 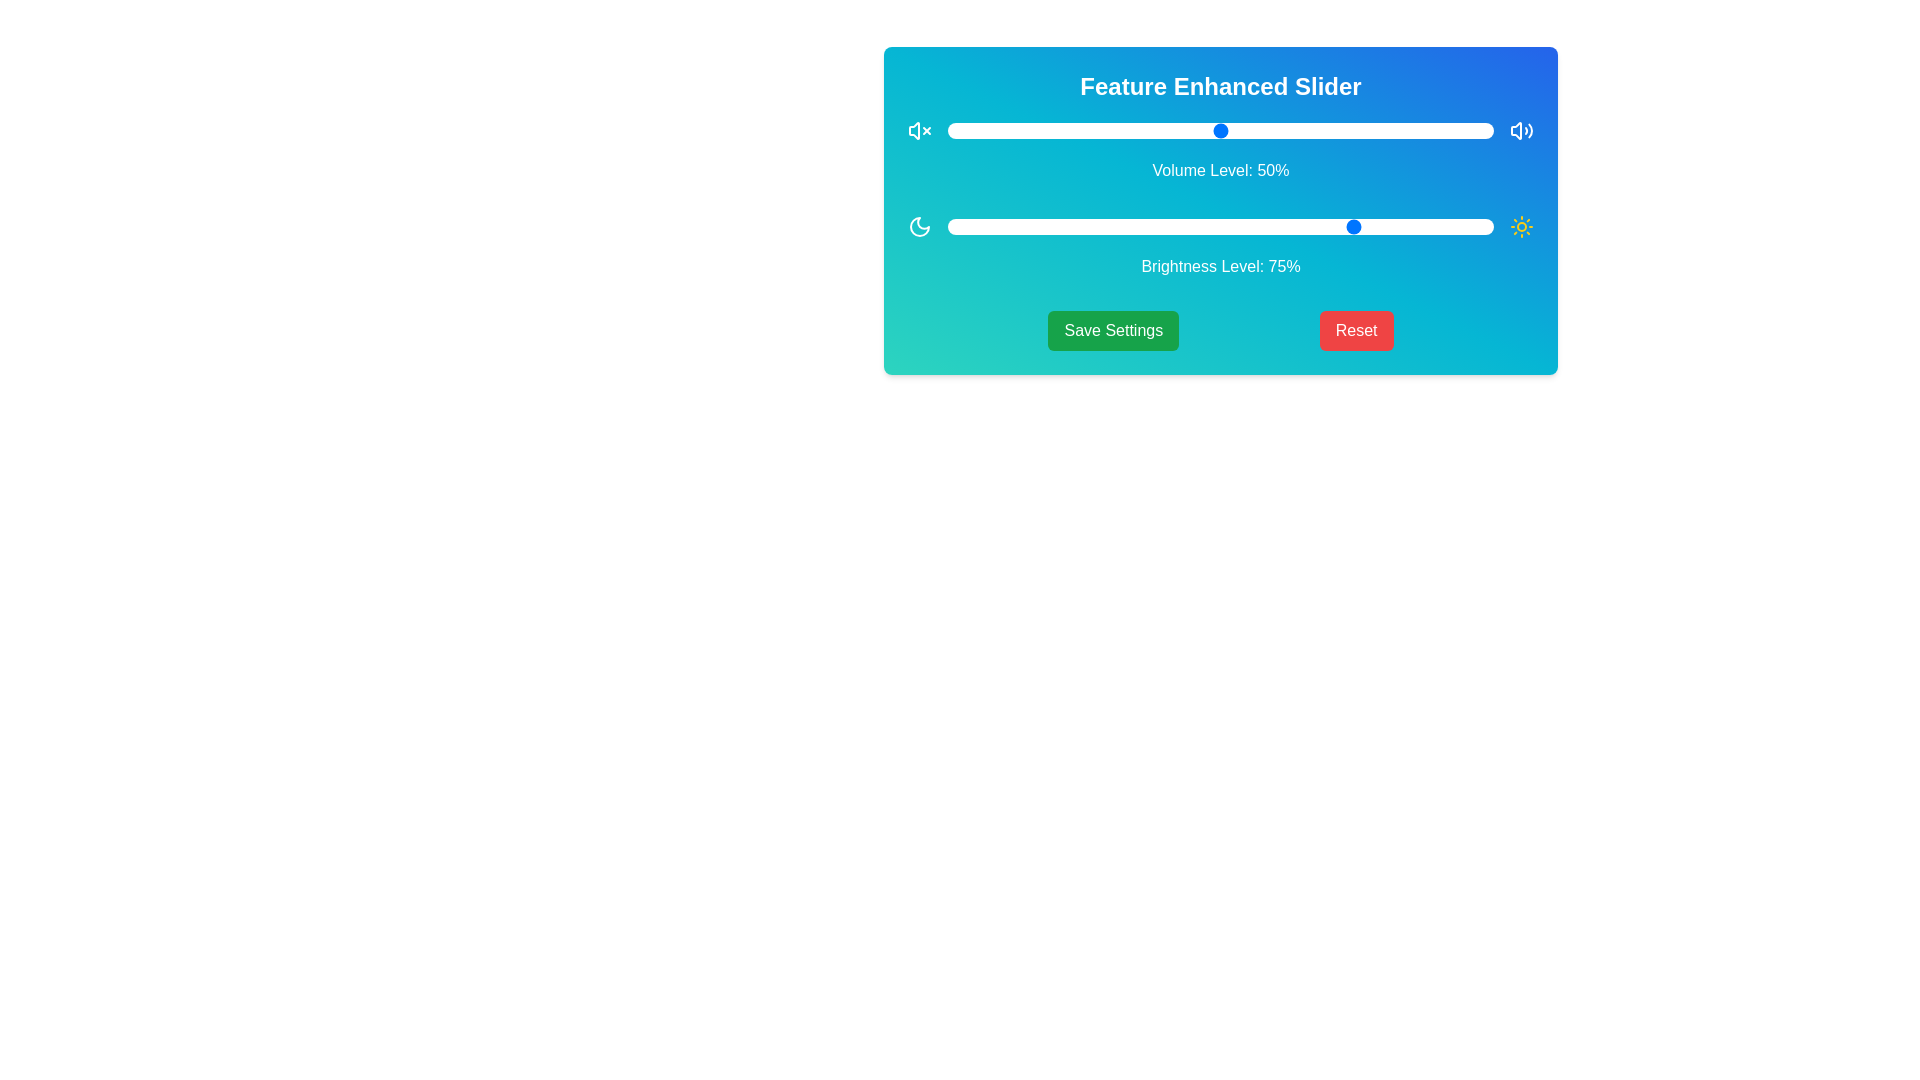 I want to click on brightness, so click(x=1477, y=226).